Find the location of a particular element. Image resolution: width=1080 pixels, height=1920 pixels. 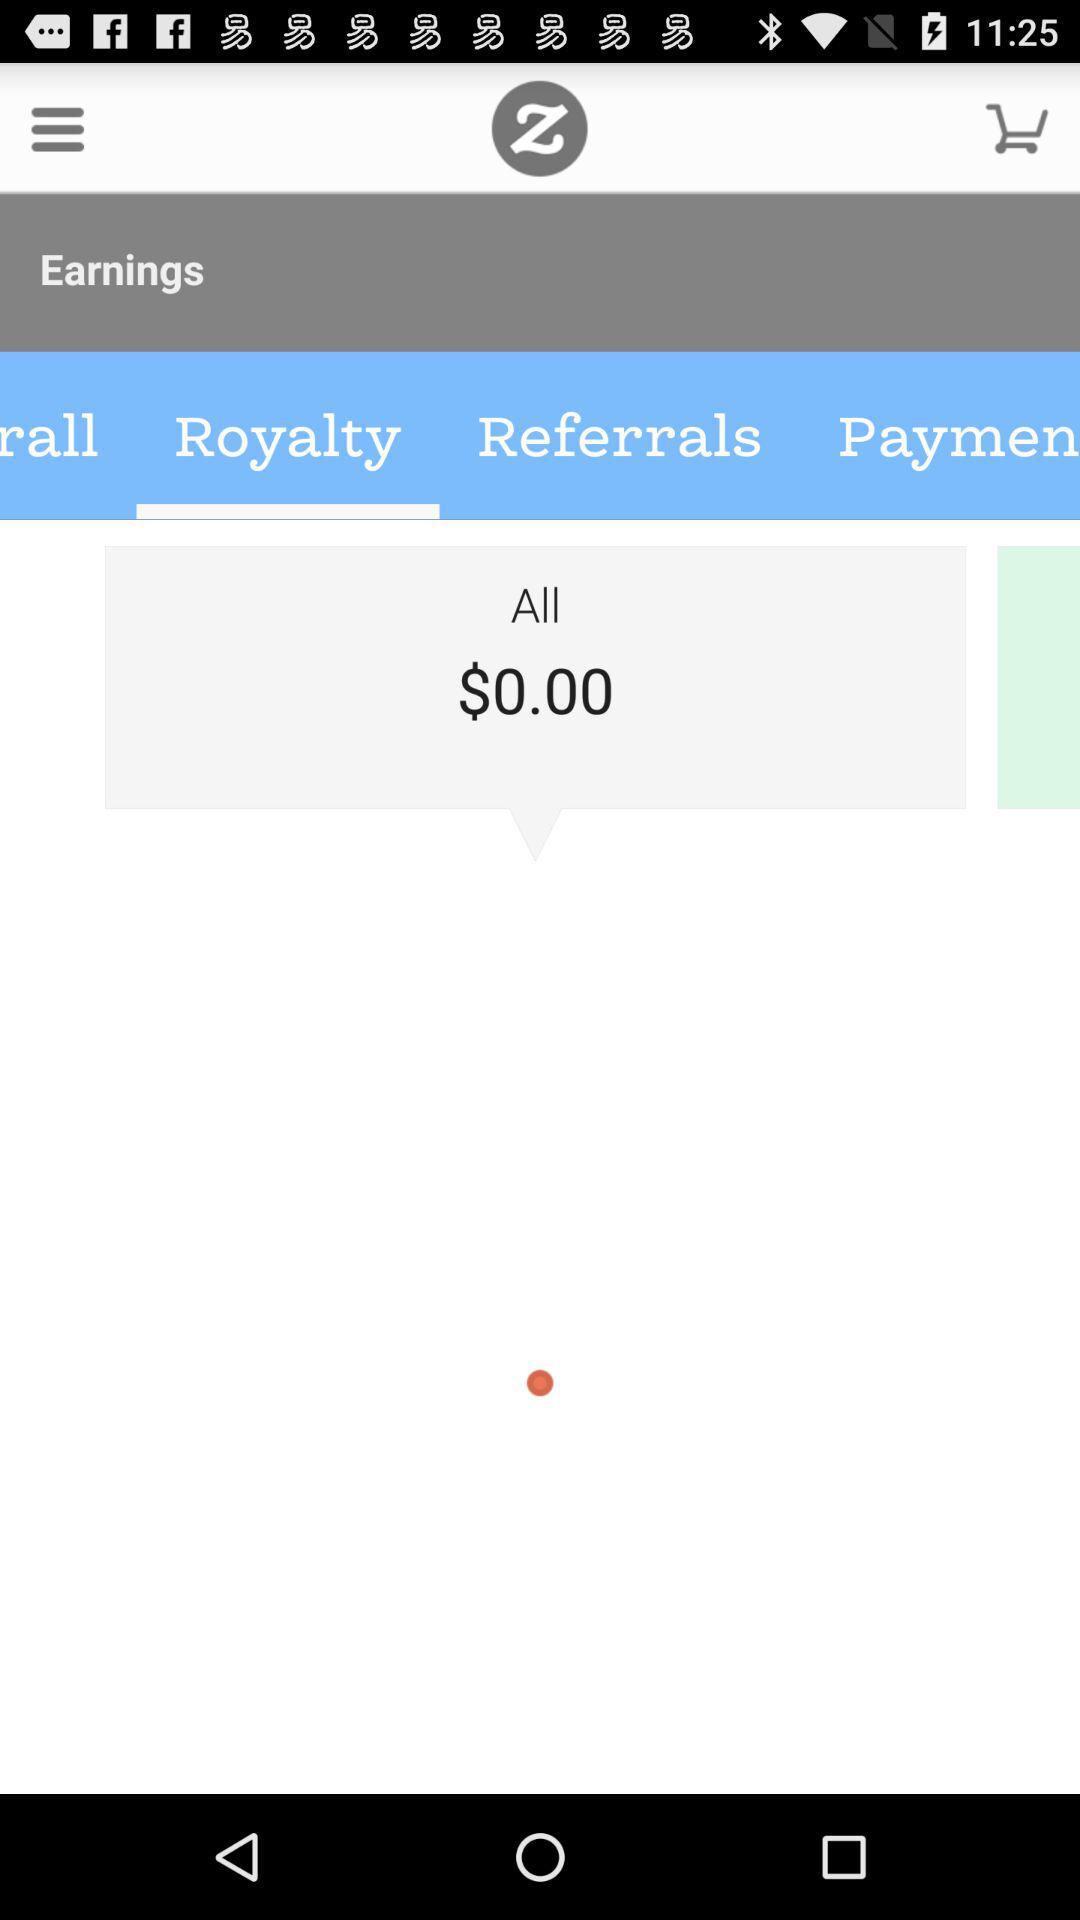

left of referrals is located at coordinates (288, 435).